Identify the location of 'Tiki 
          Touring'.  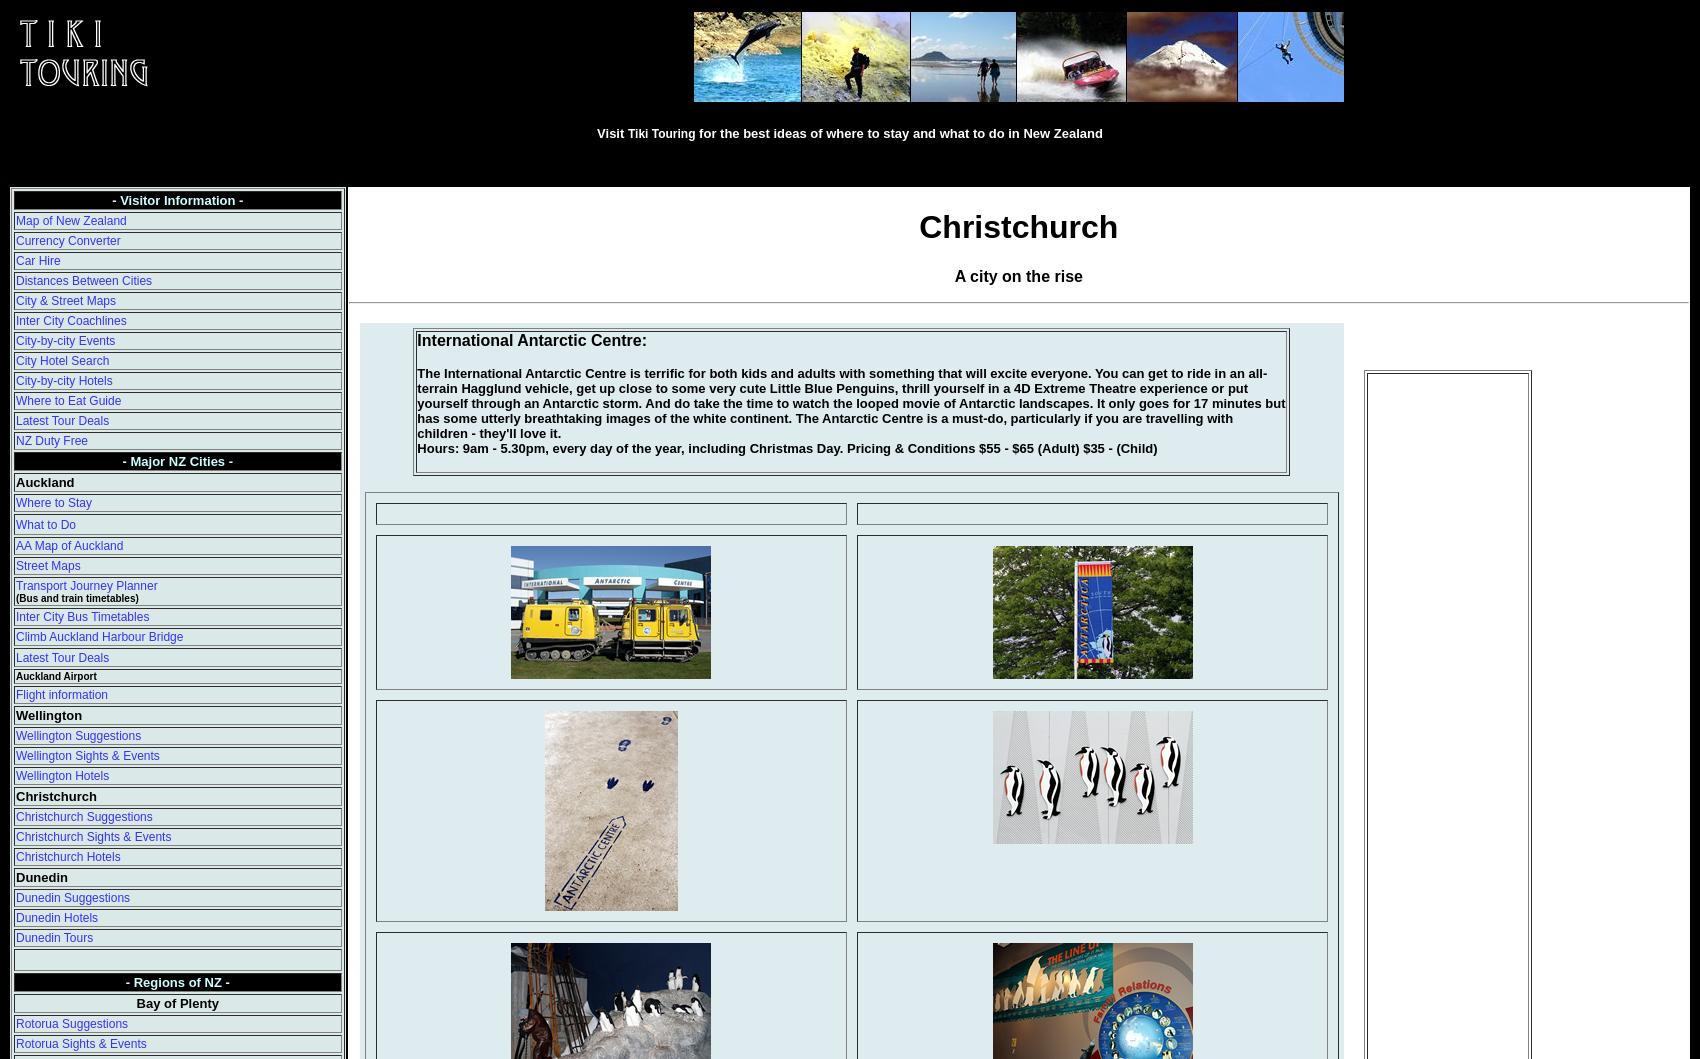
(625, 132).